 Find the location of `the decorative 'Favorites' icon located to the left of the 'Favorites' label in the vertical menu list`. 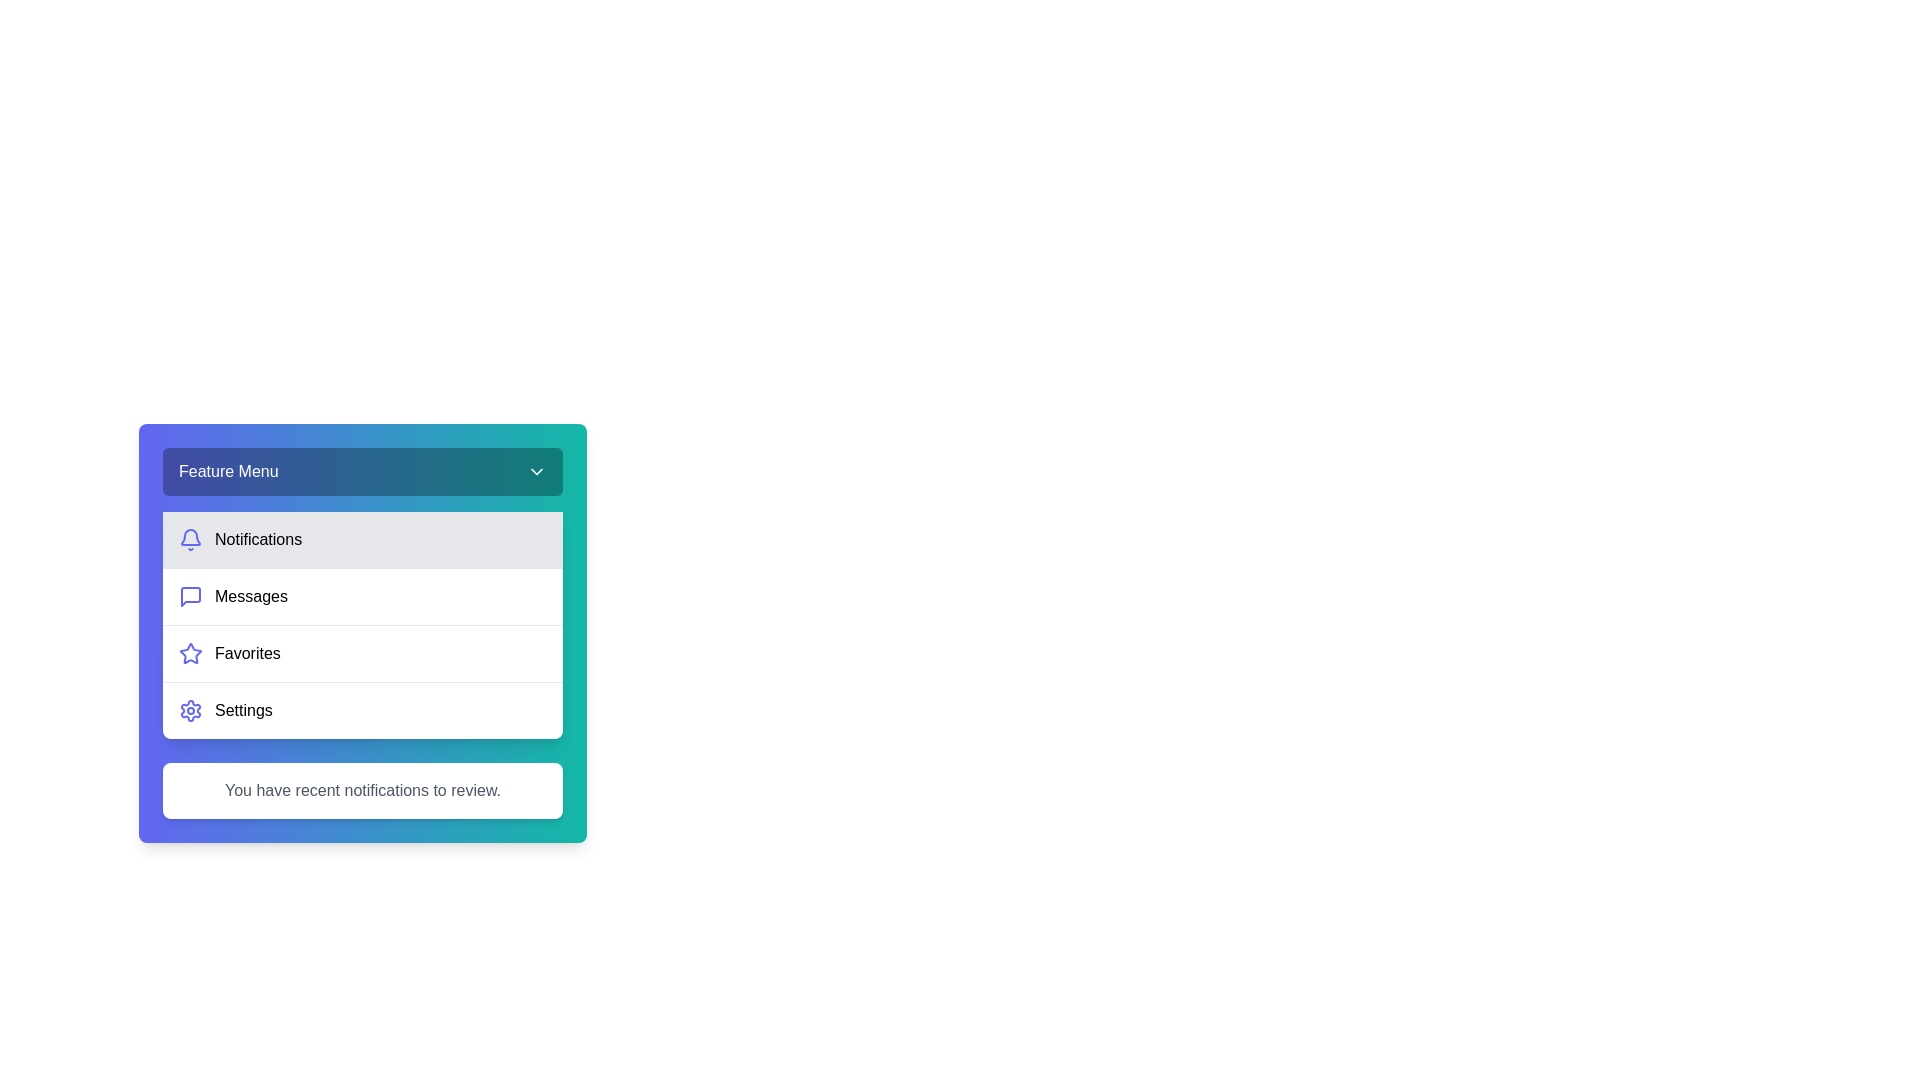

the decorative 'Favorites' icon located to the left of the 'Favorites' label in the vertical menu list is located at coordinates (191, 653).